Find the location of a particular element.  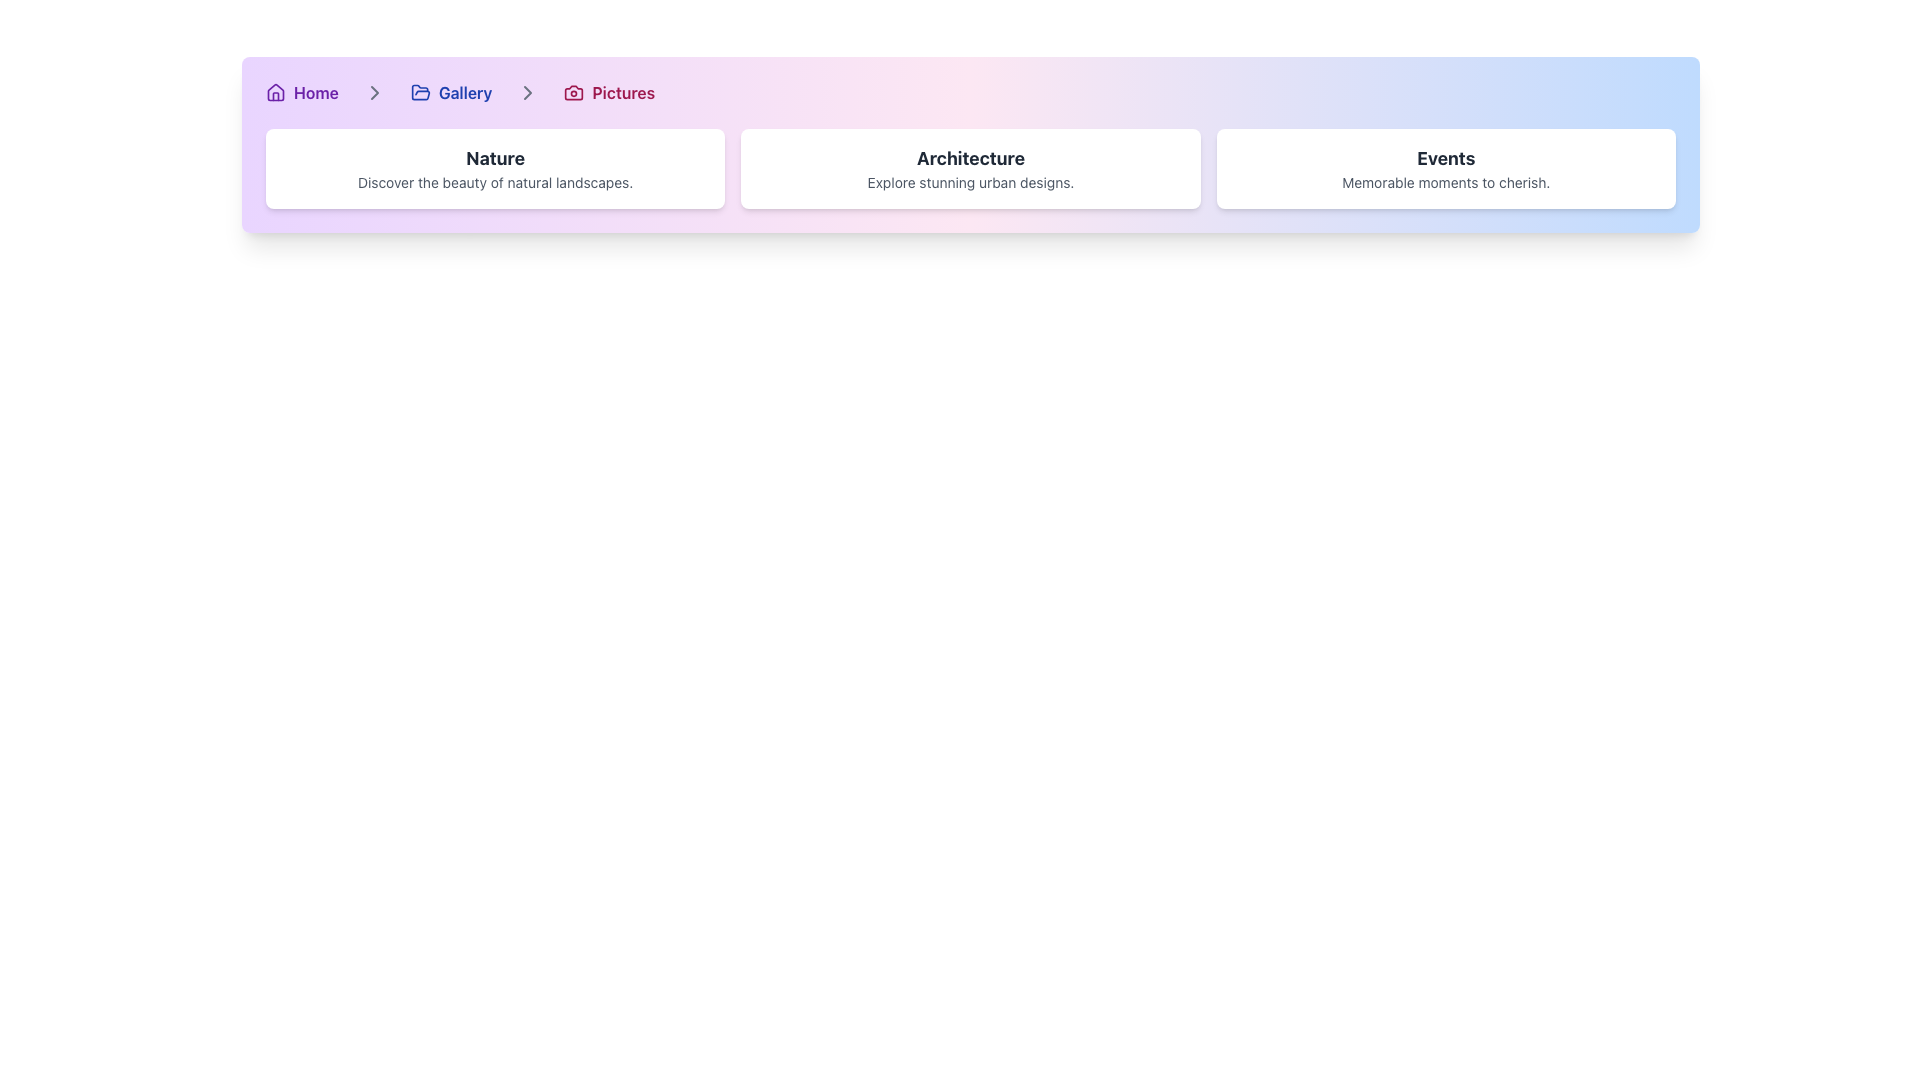

icon that visually separates the breadcrumb items, located at the center of the breadcrumb navigation bar, adjacent to 'Gallery' and before 'Pictures' is located at coordinates (374, 92).